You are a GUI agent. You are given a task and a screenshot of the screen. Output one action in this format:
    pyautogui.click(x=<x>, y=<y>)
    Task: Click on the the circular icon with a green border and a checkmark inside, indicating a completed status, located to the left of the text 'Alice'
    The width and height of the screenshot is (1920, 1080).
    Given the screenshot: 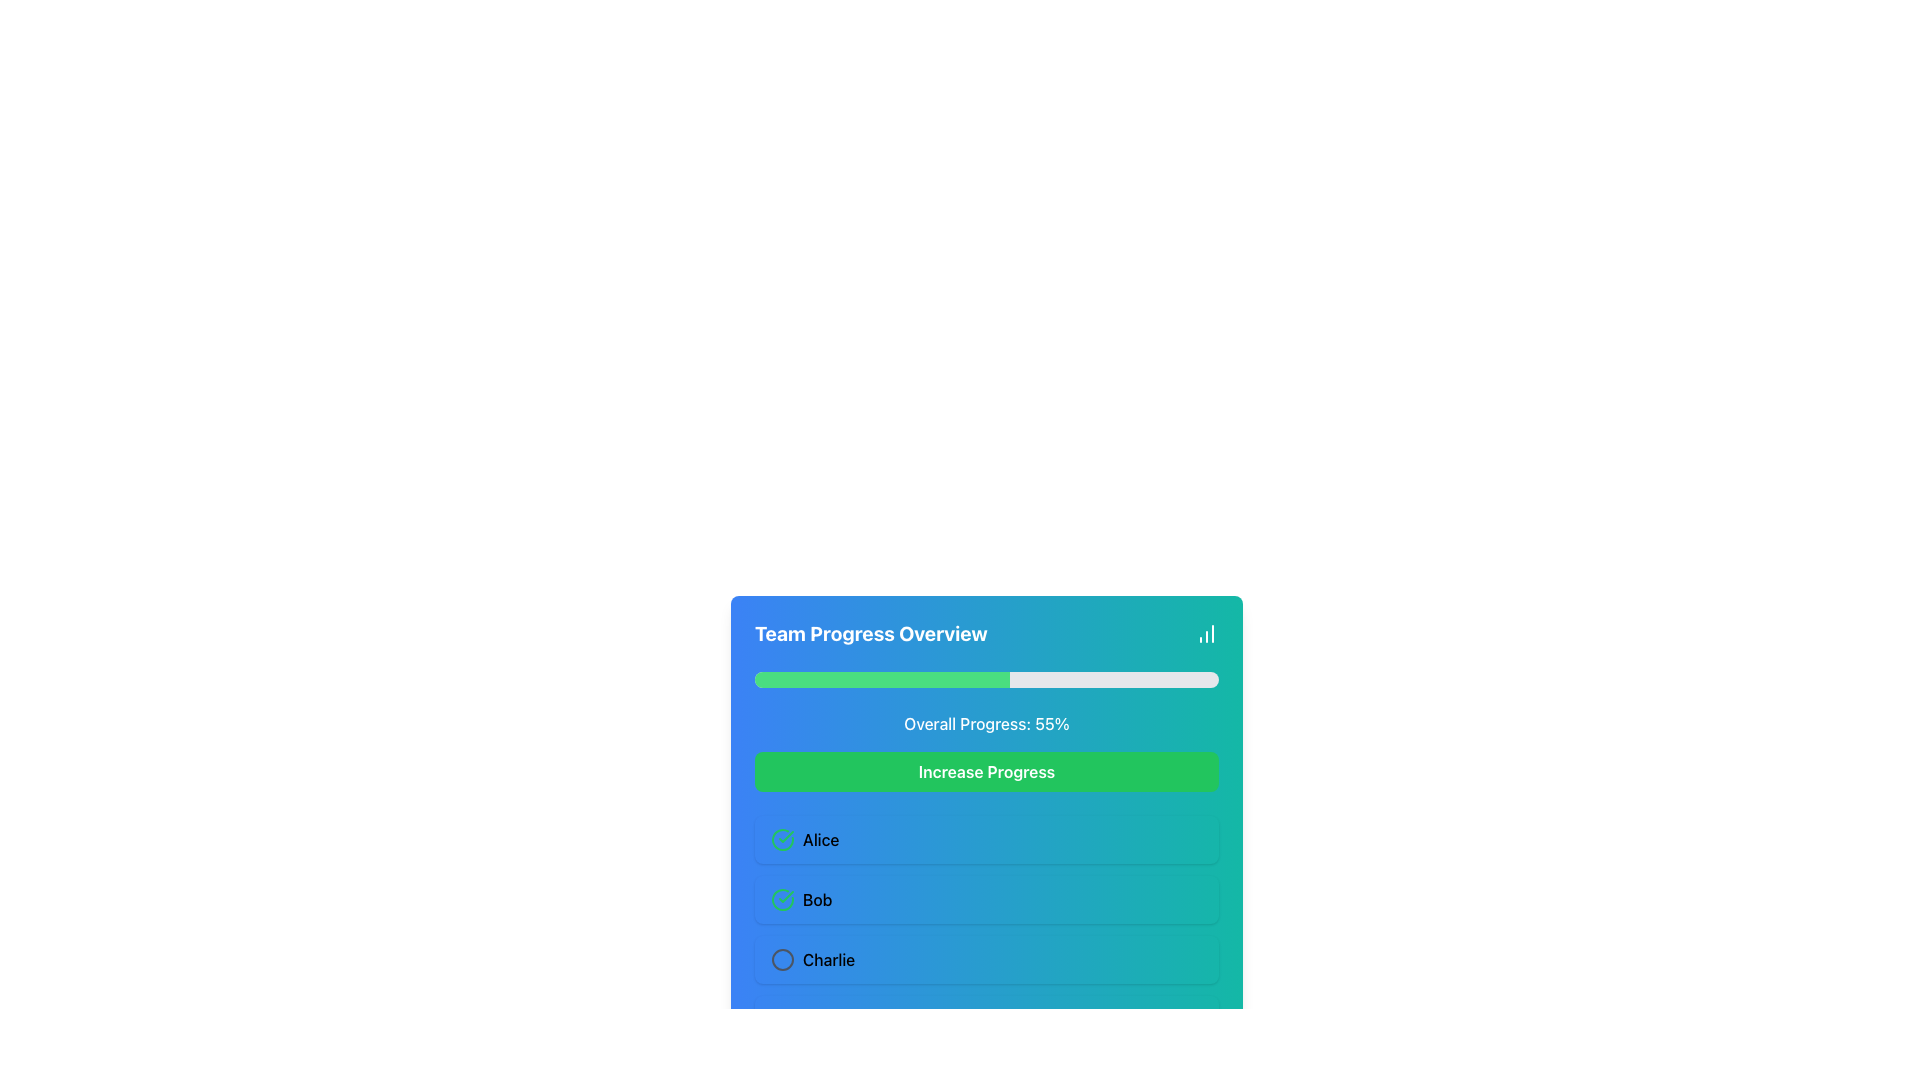 What is the action you would take?
    pyautogui.click(x=781, y=840)
    